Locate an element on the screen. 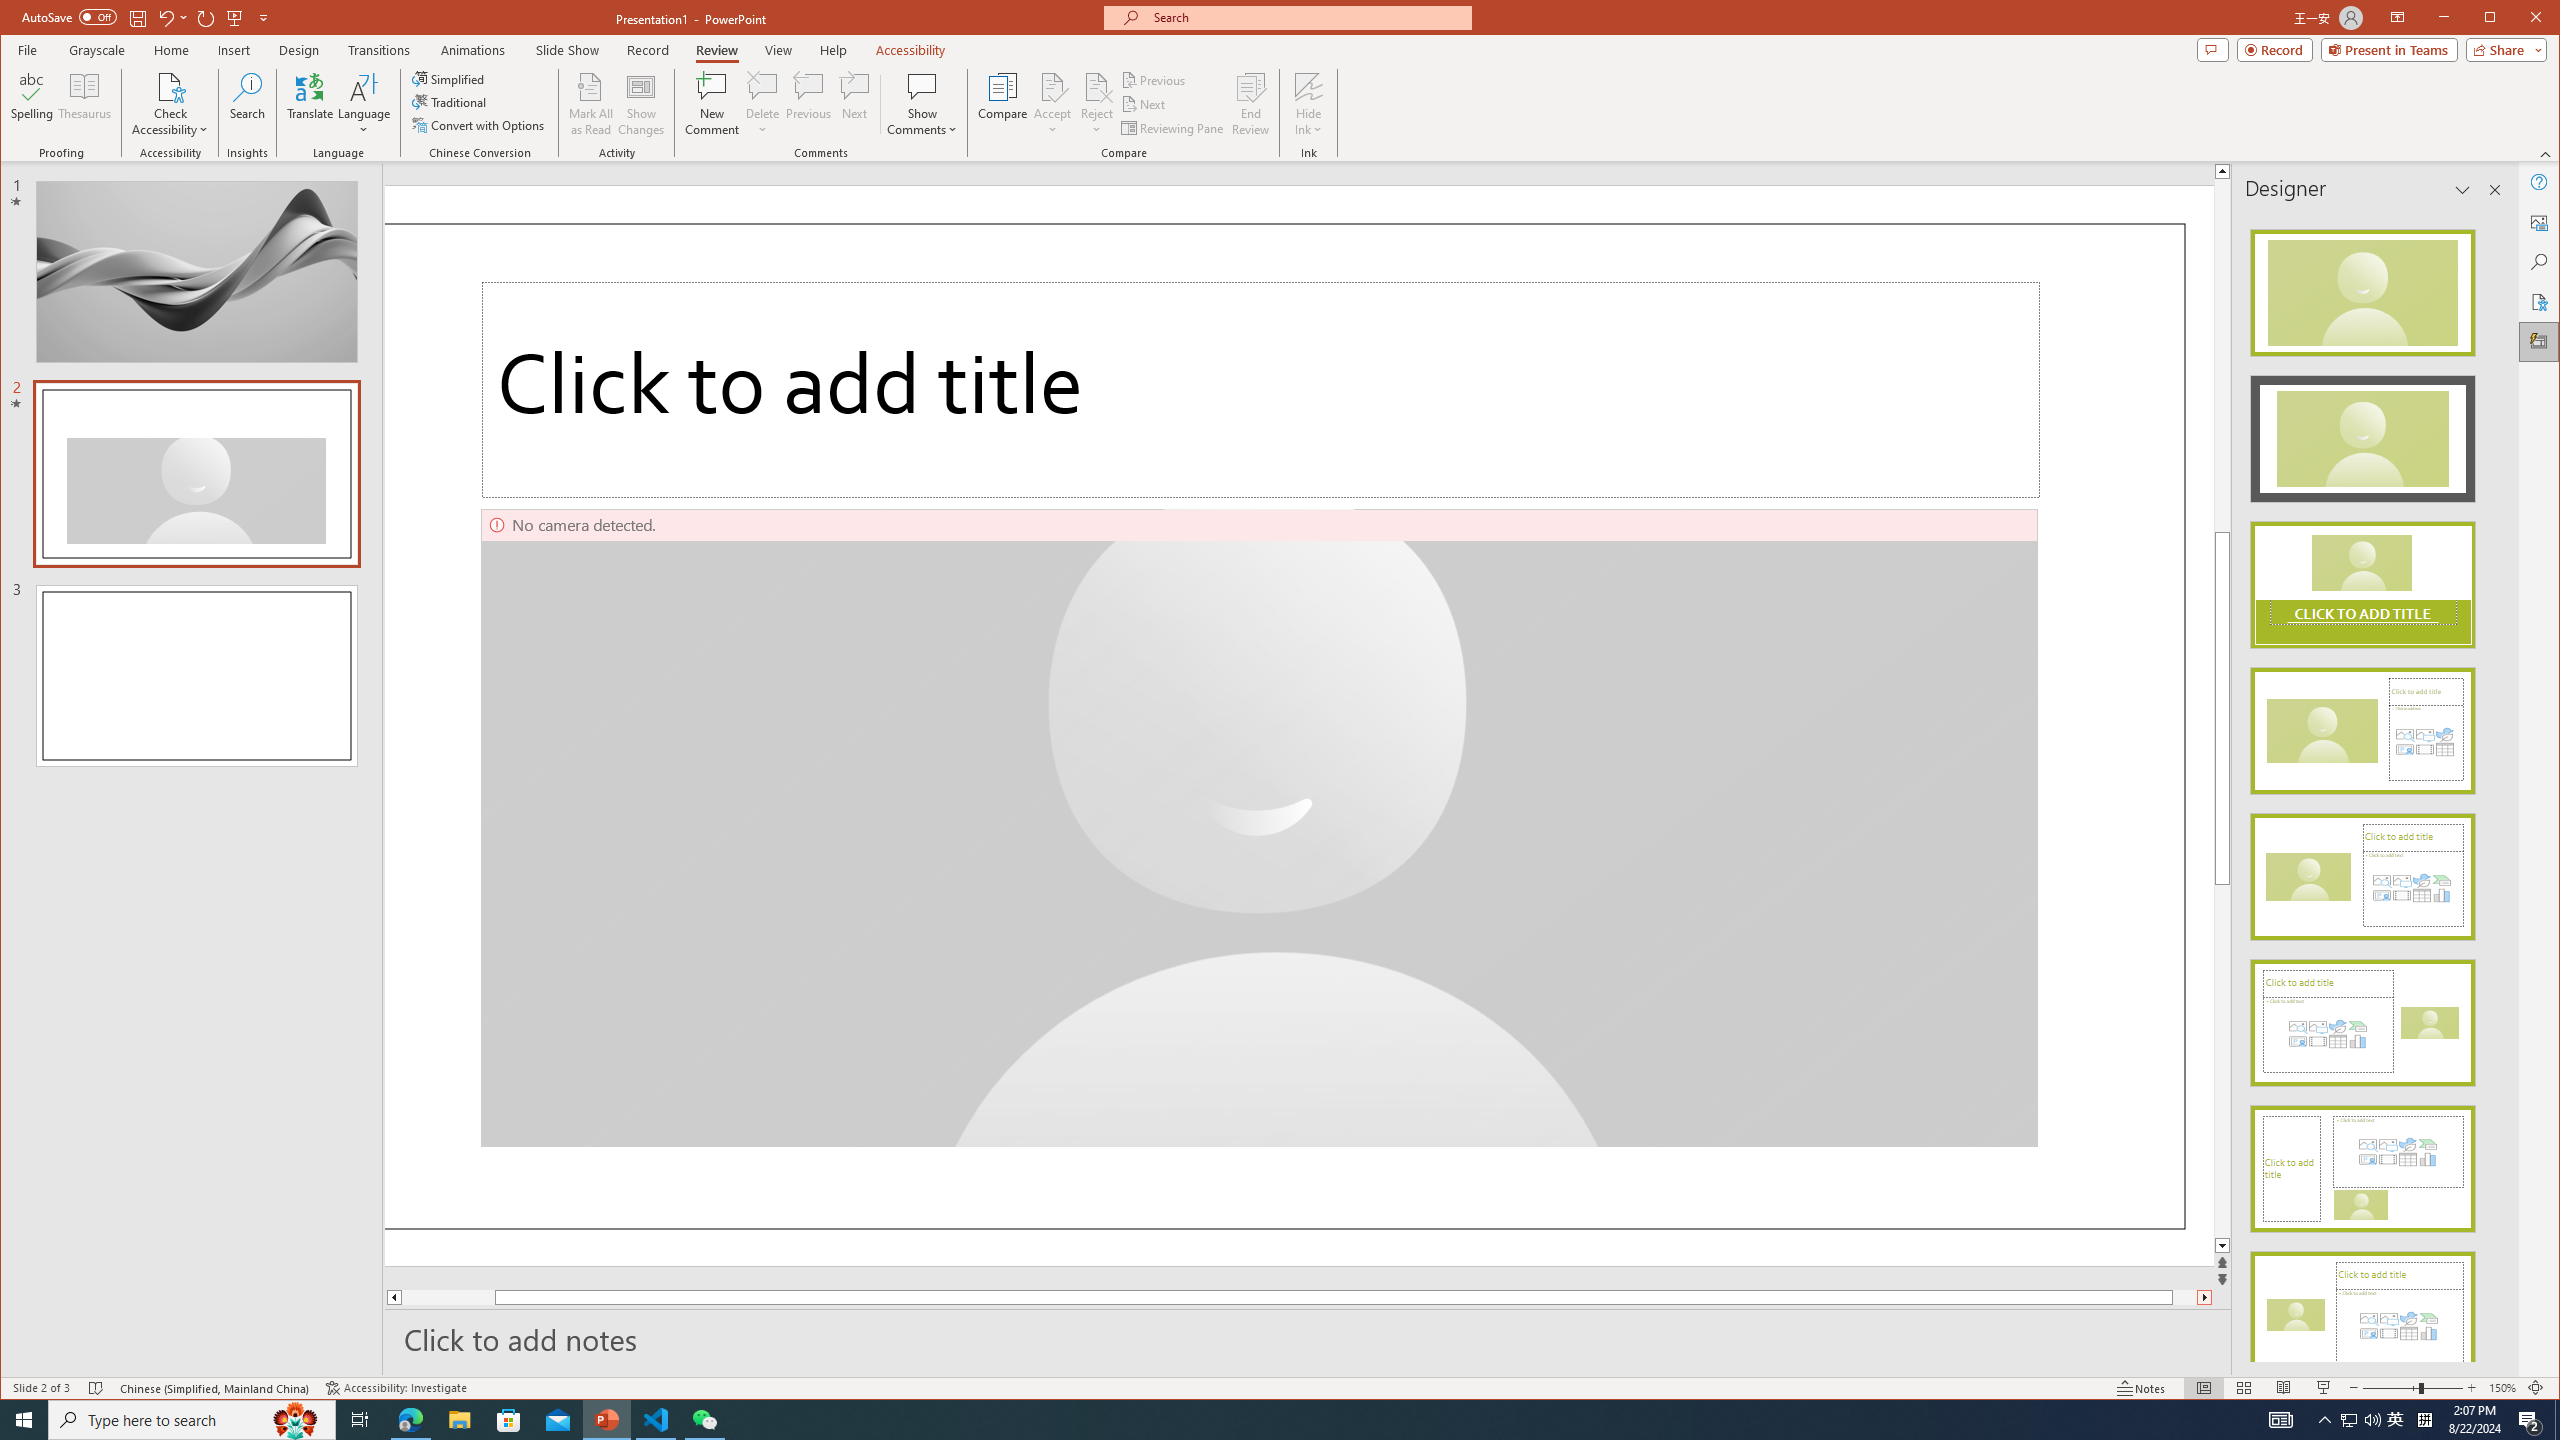 This screenshot has width=2560, height=1440. 'New Comment' is located at coordinates (712, 103).